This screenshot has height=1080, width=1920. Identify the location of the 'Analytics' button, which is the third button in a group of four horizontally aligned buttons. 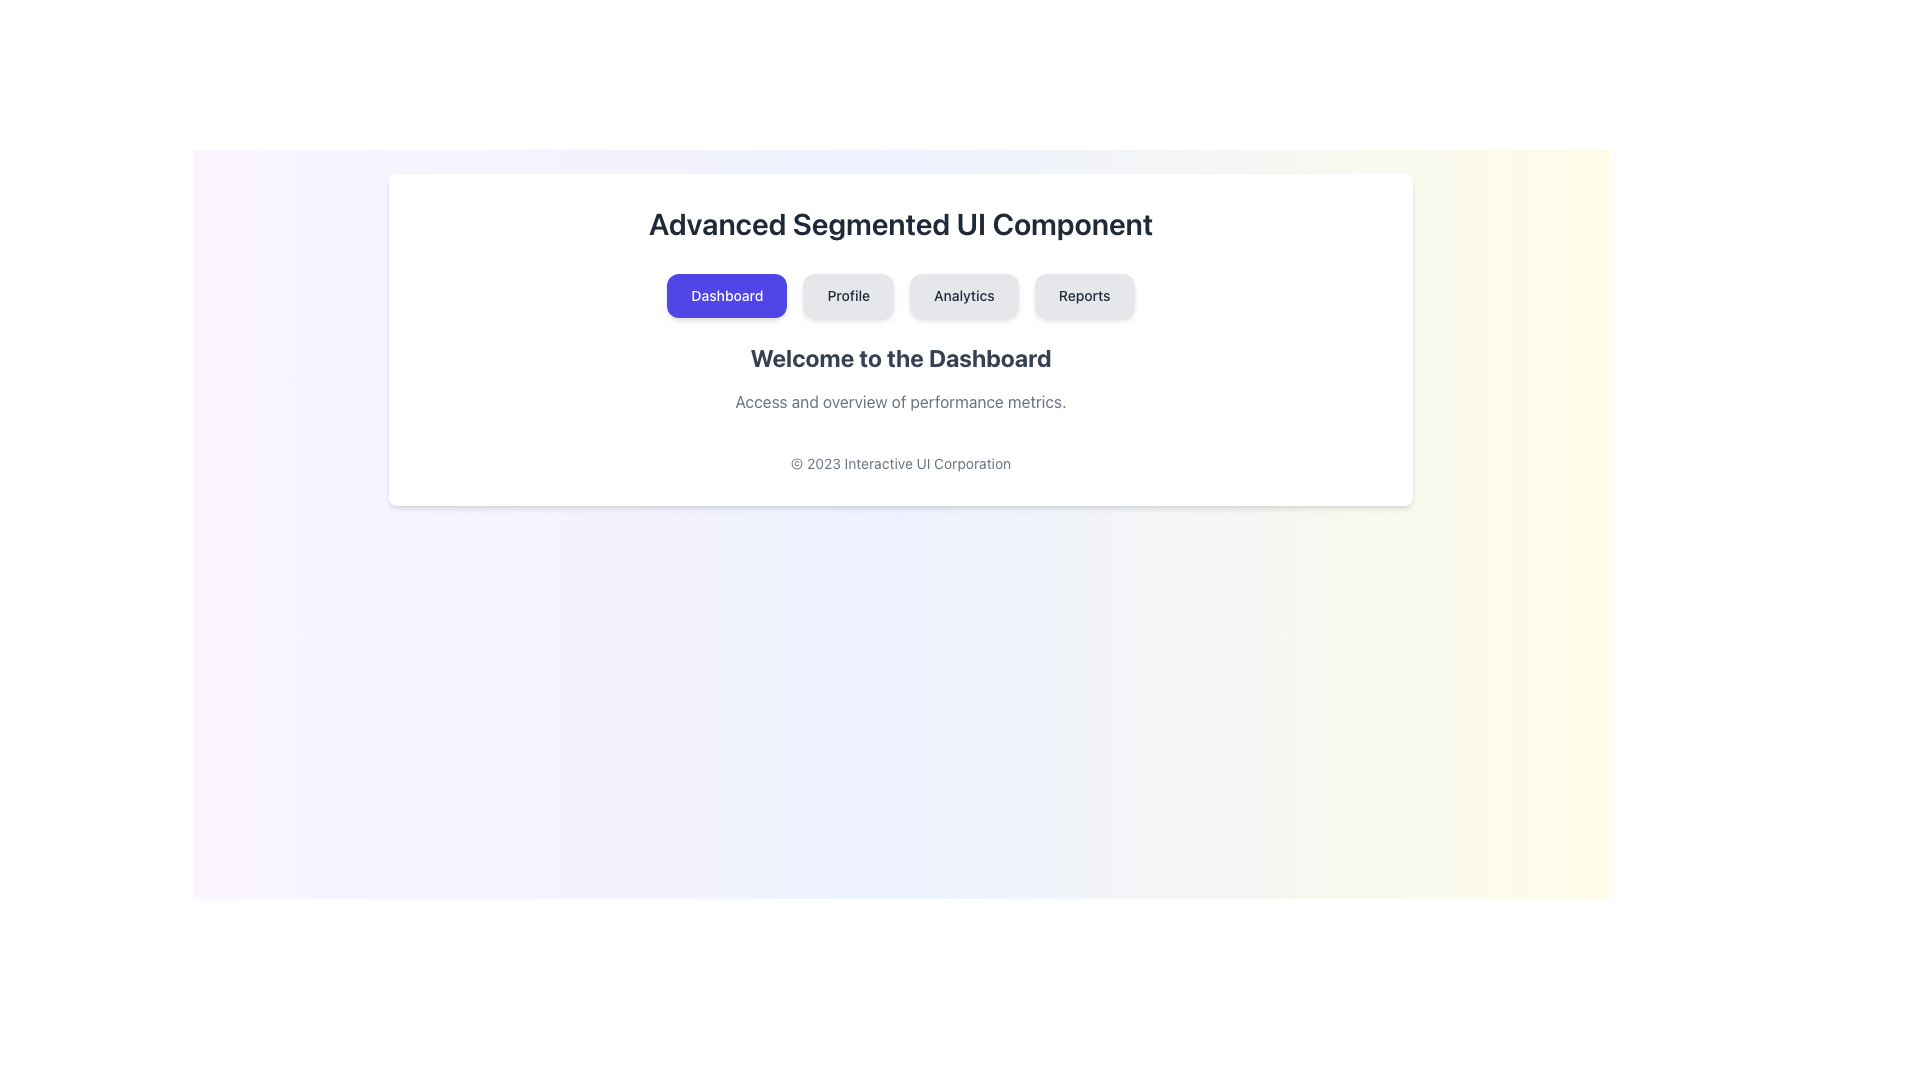
(964, 296).